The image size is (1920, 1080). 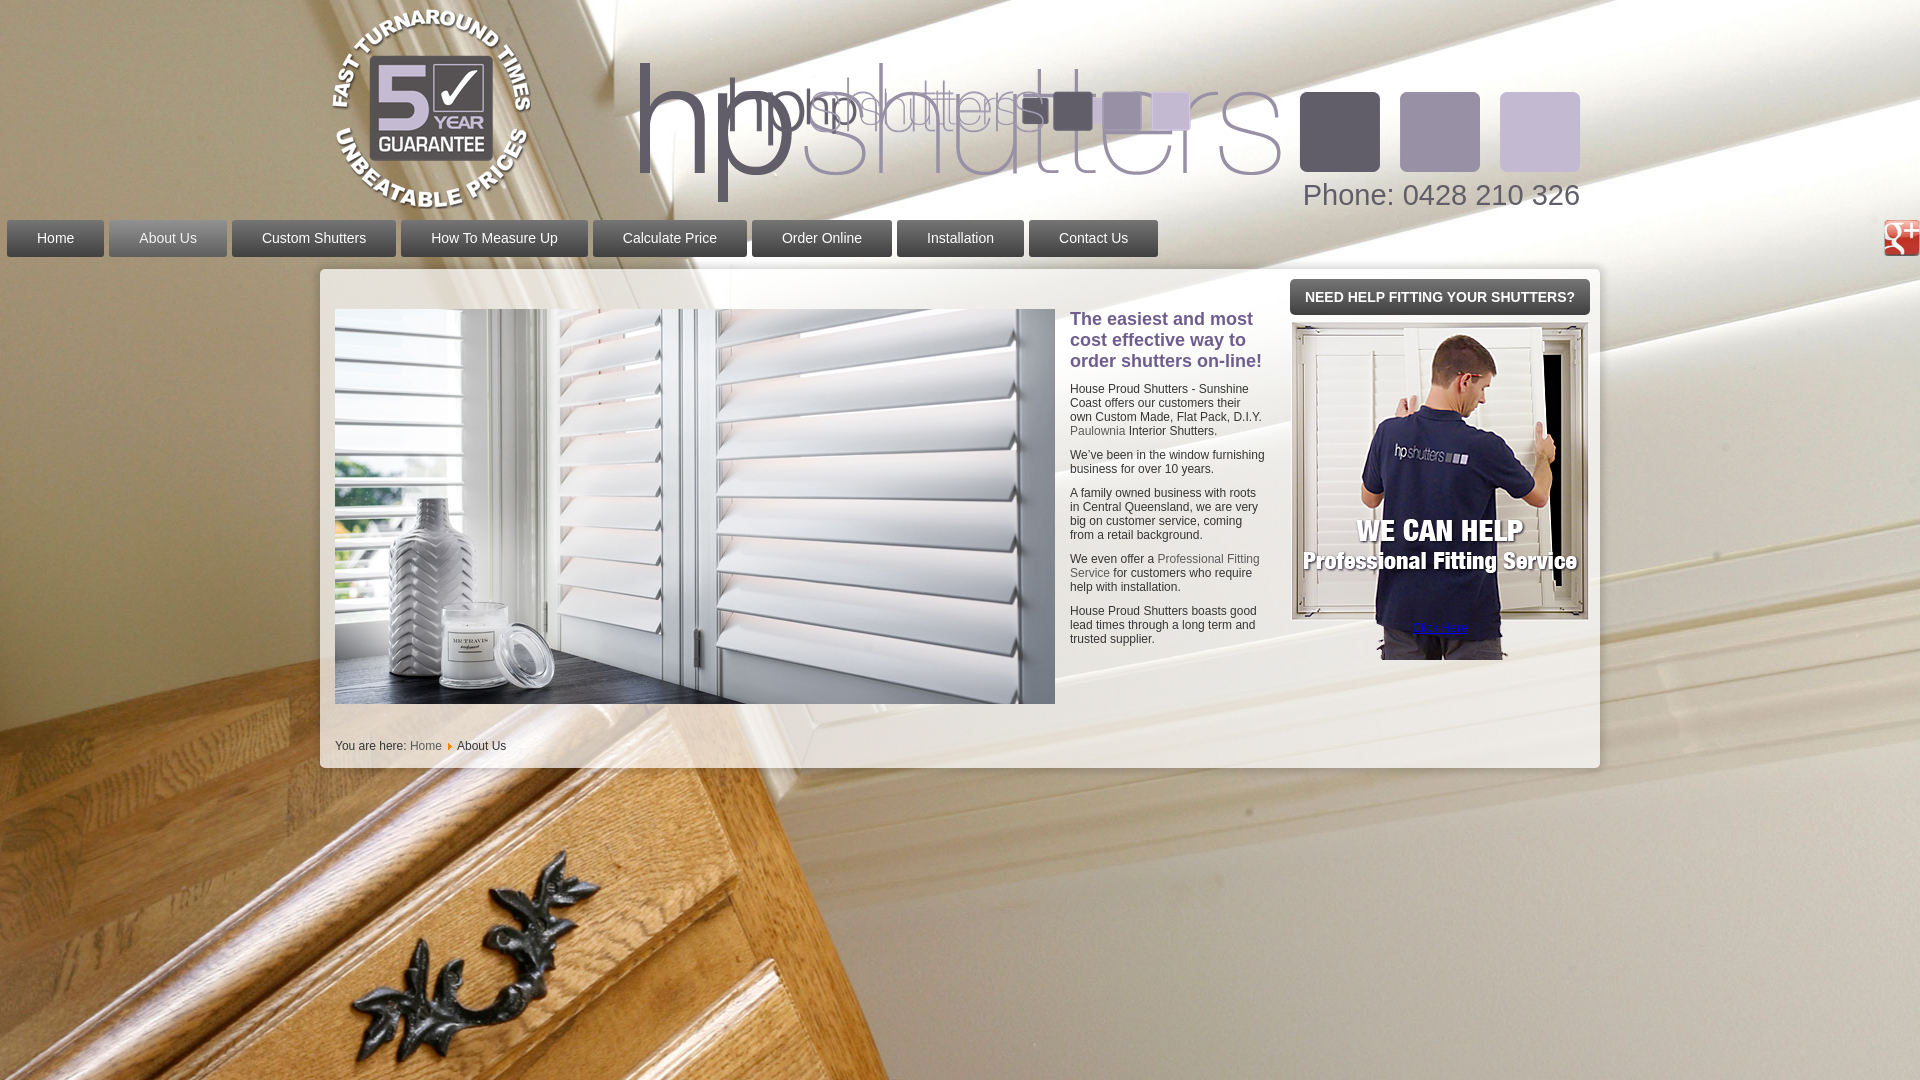 What do you see at coordinates (1438, 627) in the screenshot?
I see `'Click Here'` at bounding box center [1438, 627].